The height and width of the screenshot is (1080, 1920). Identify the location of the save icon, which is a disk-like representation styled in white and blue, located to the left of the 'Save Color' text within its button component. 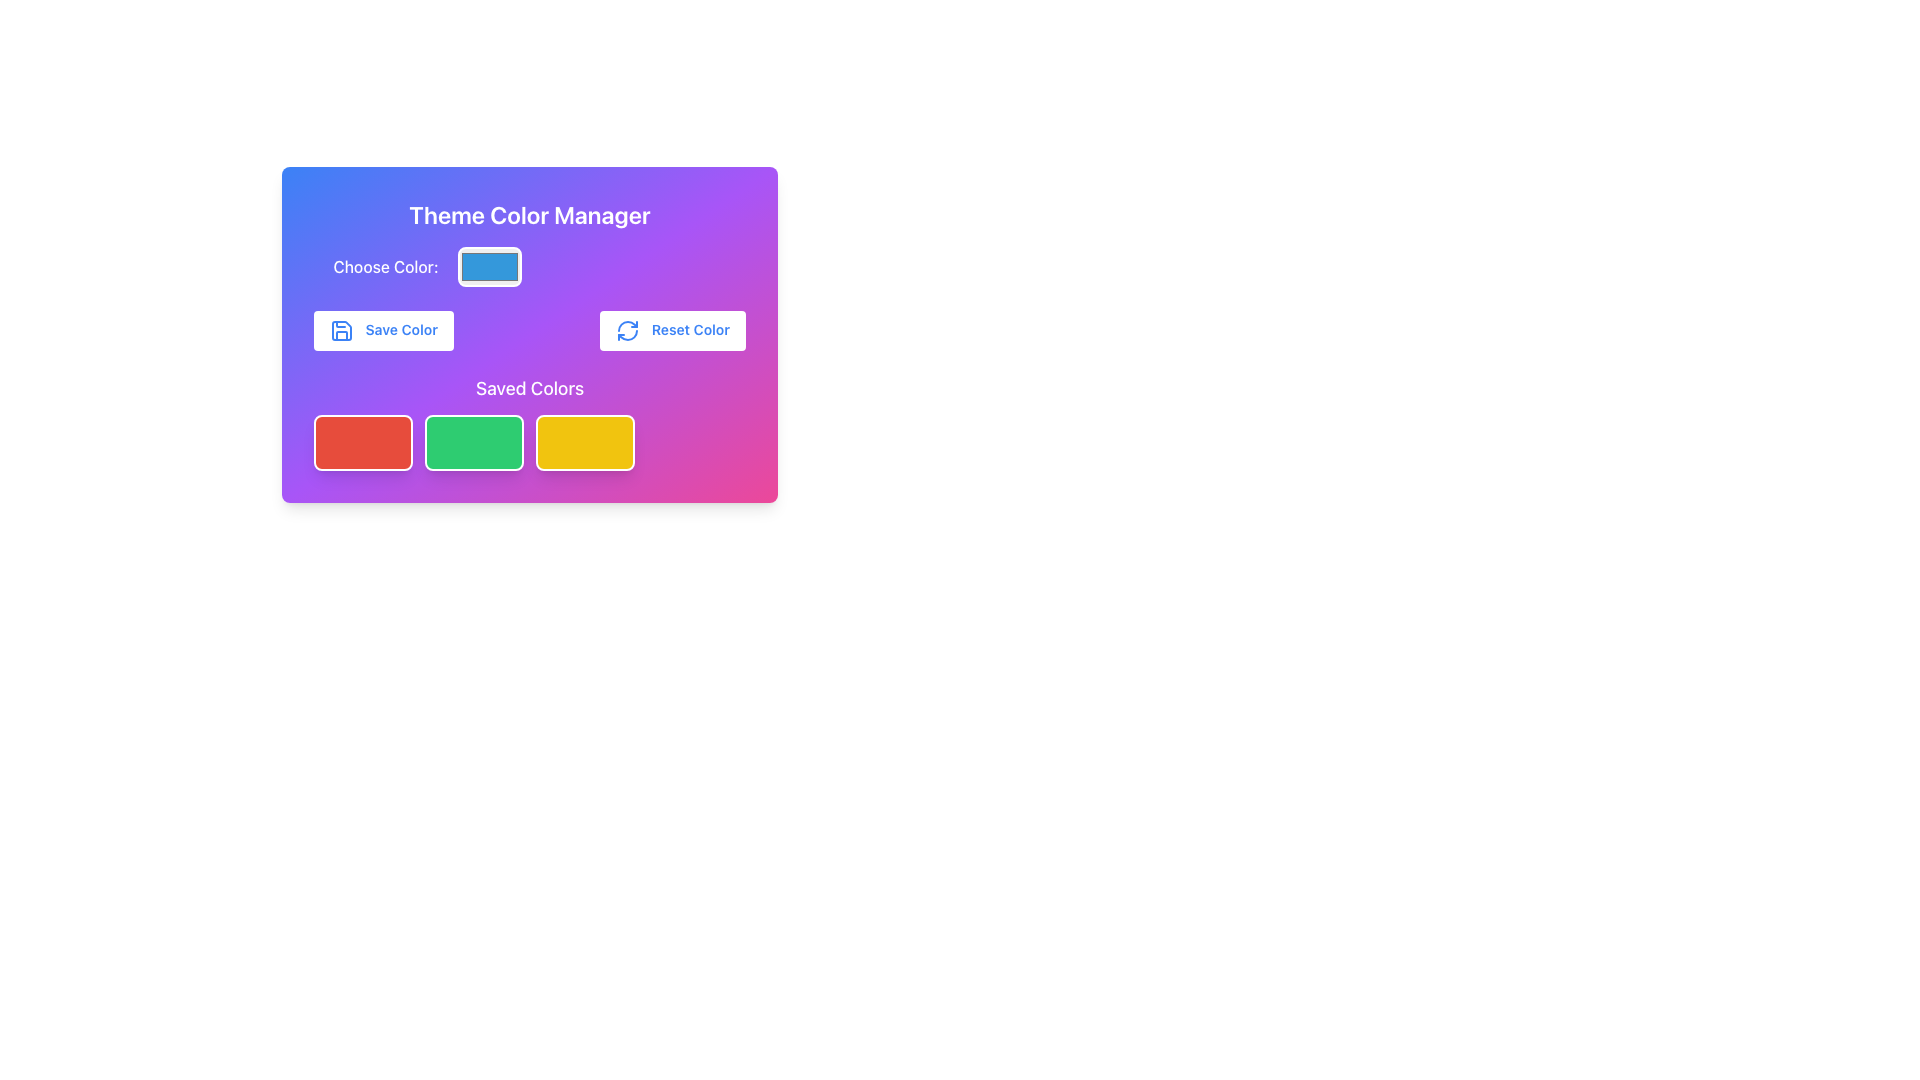
(341, 330).